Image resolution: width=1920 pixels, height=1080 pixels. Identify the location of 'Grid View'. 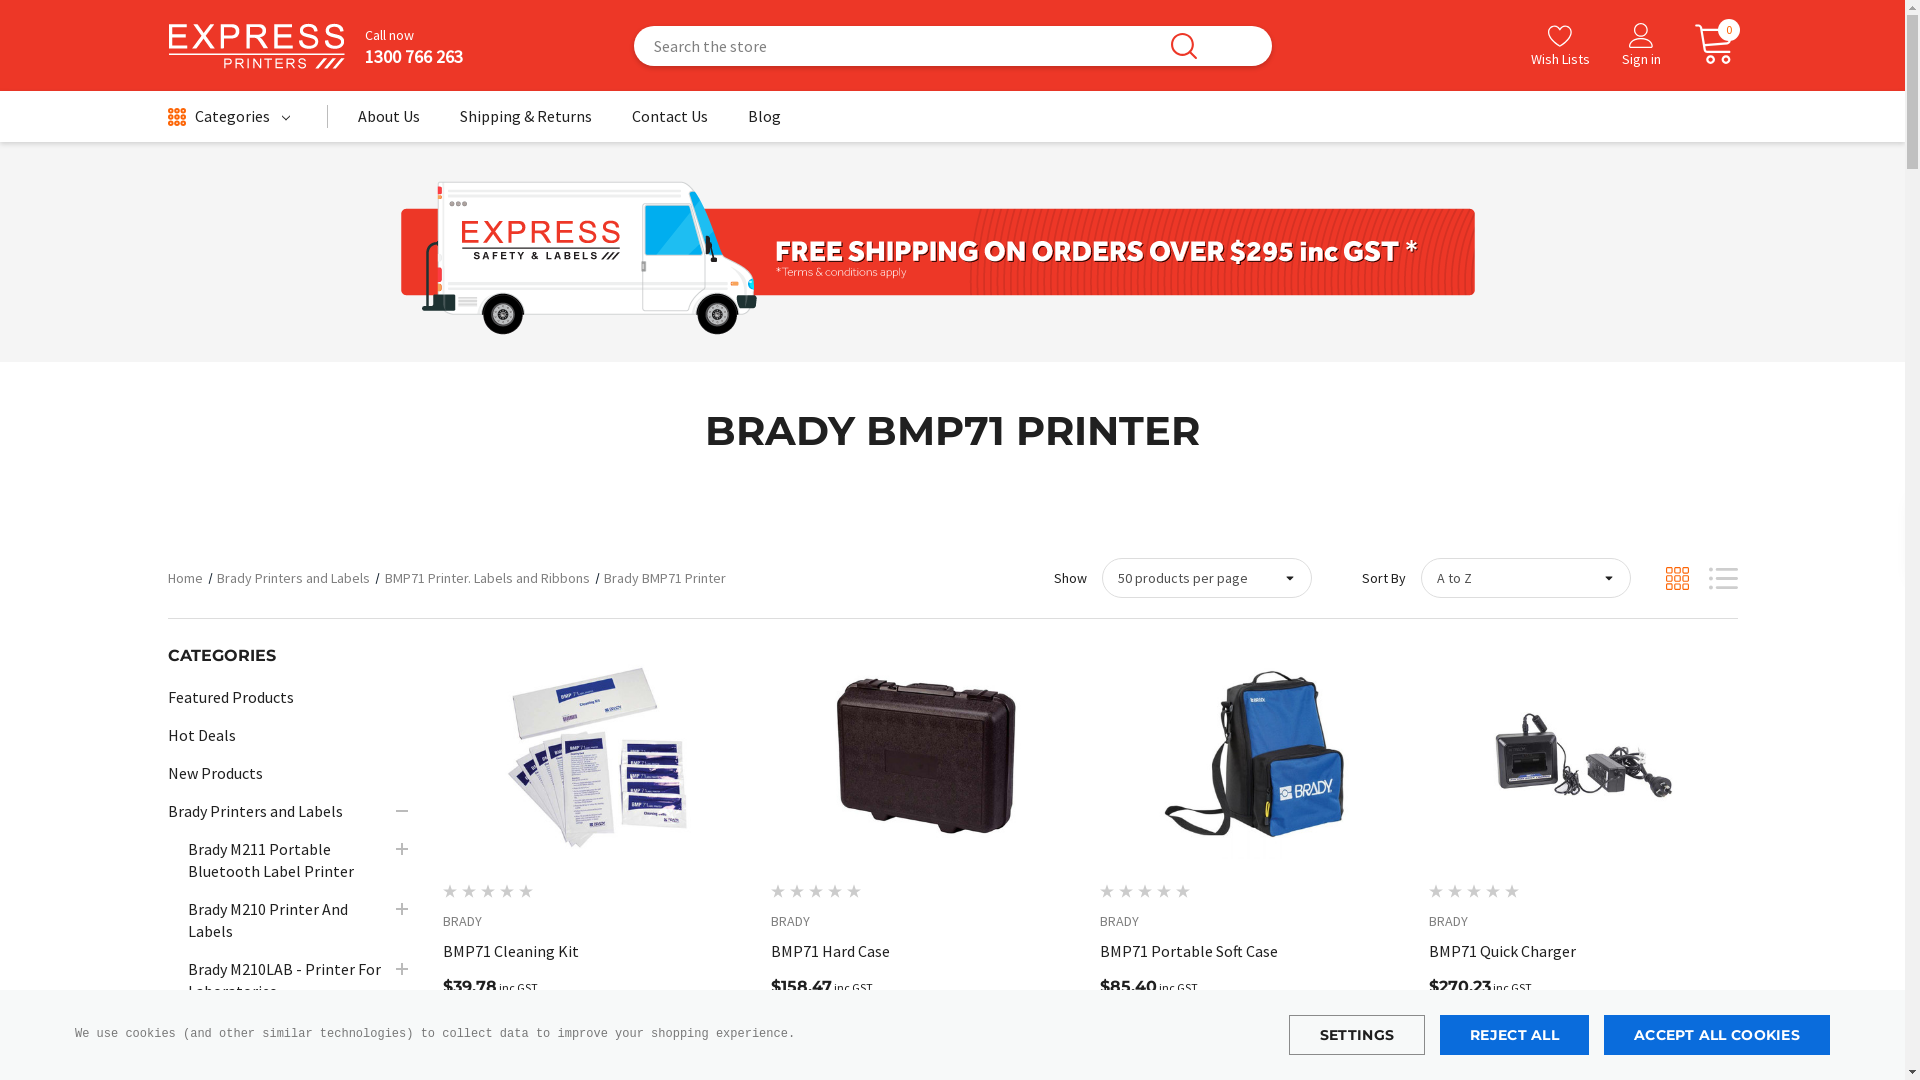
(1665, 577).